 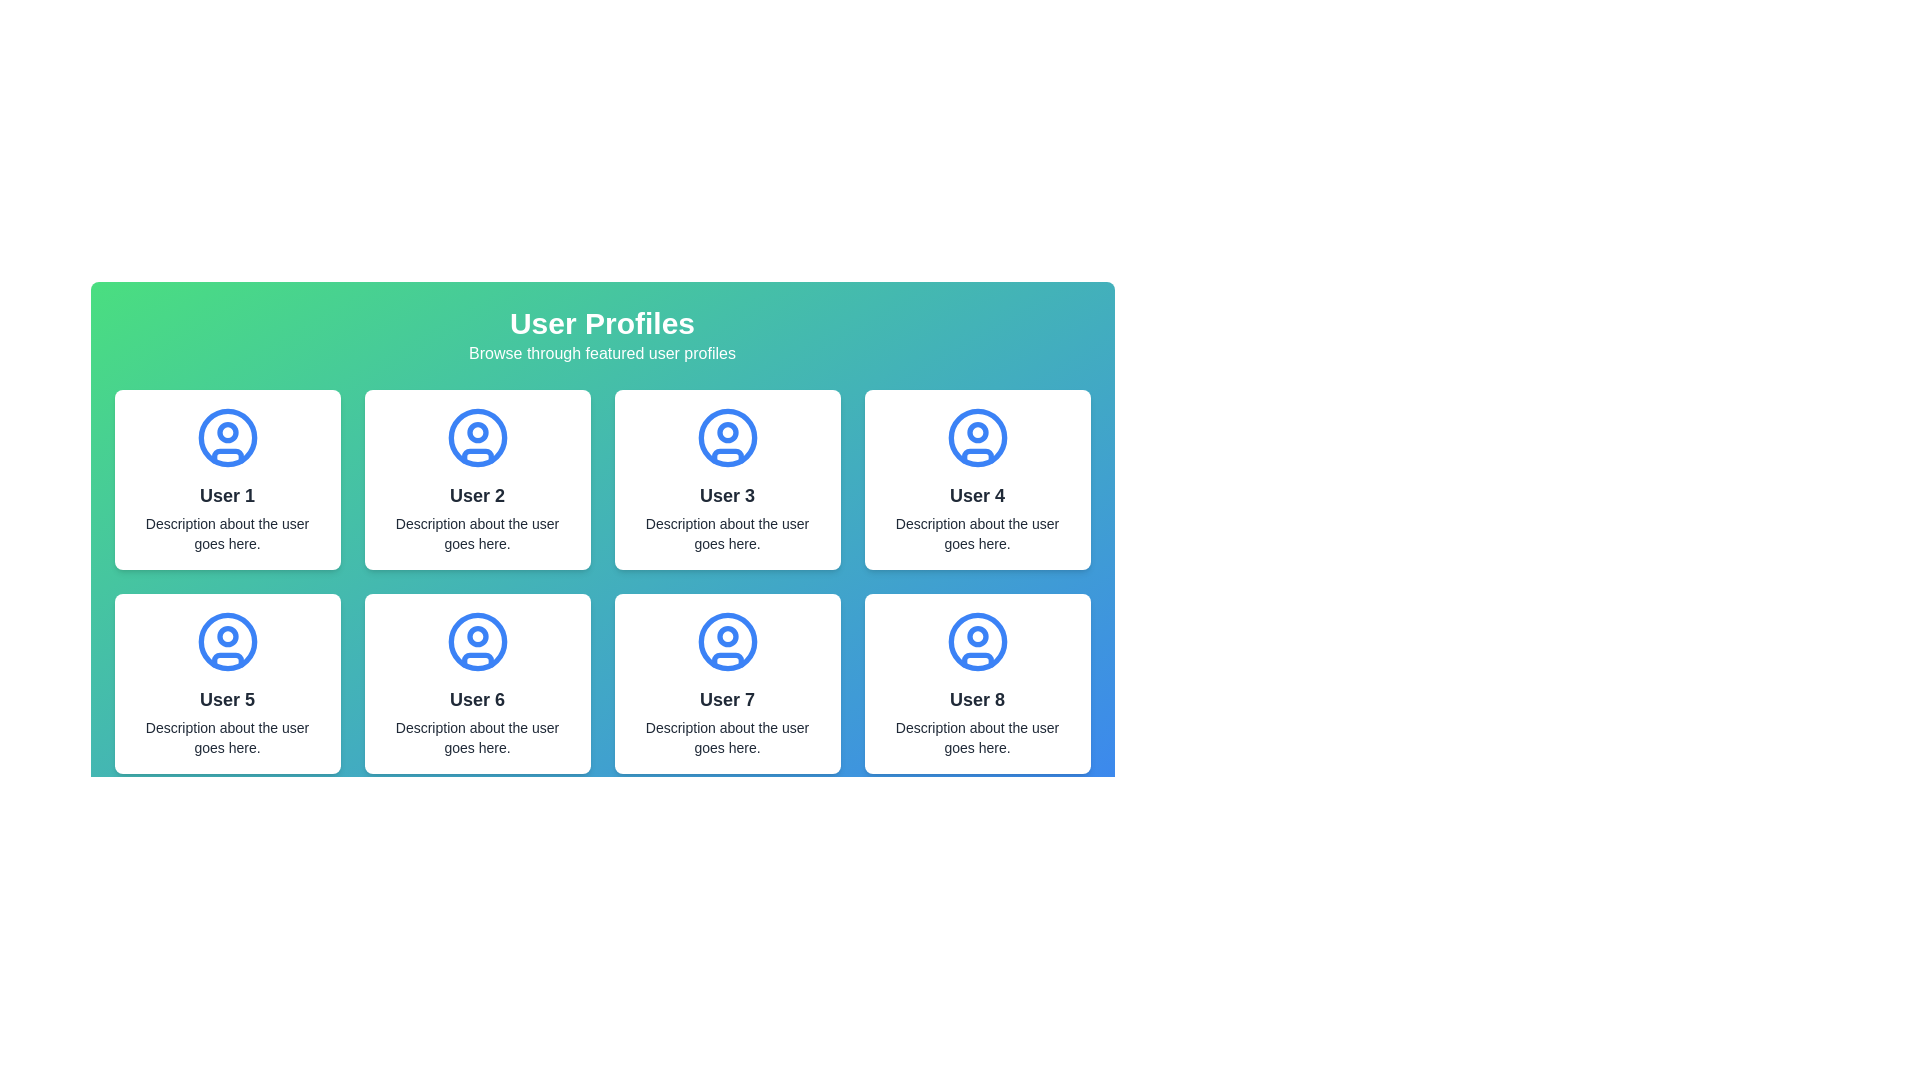 I want to click on the static text that reads 'Browse through featured user profiles', which is styled in a smaller, lighter font and located directly beneath the 'User Profiles' header, so click(x=601, y=353).